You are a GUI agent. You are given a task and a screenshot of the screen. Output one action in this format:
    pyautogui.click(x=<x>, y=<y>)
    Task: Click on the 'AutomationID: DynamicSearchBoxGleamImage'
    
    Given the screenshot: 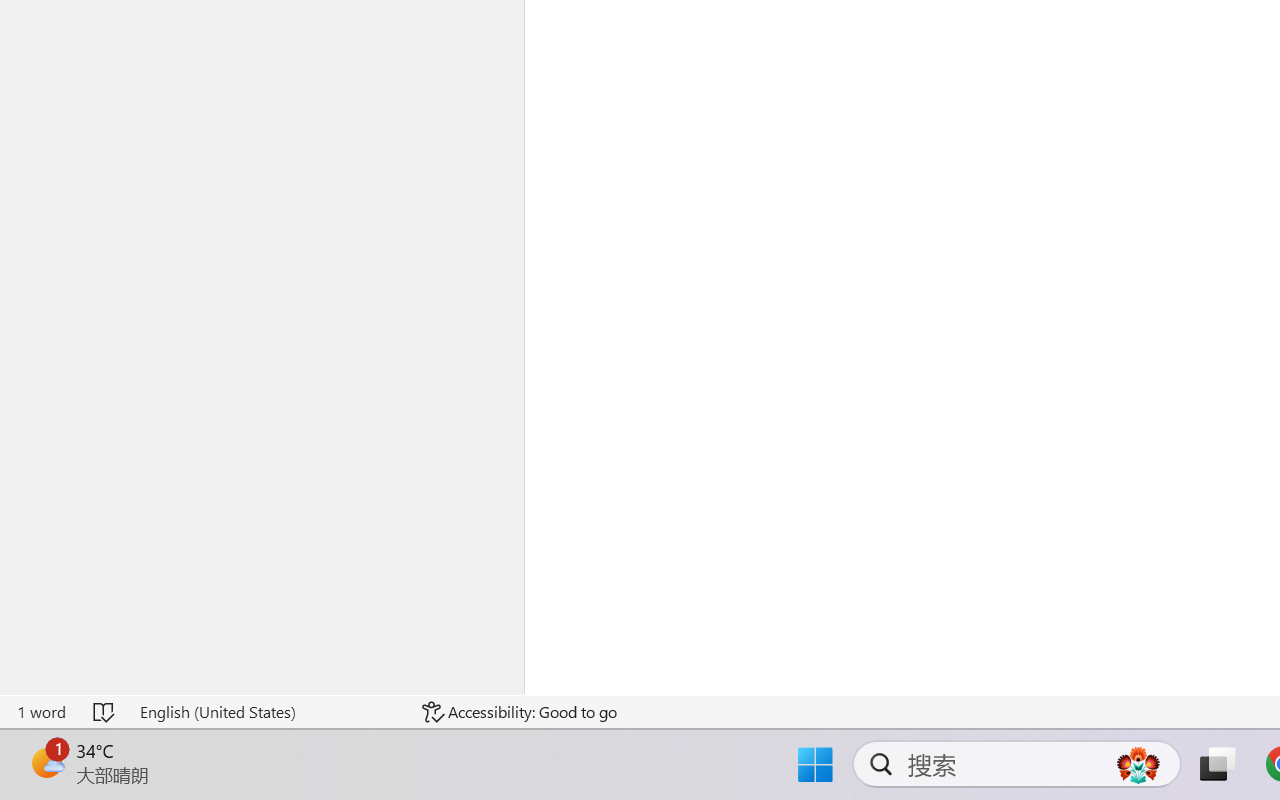 What is the action you would take?
    pyautogui.click(x=1138, y=764)
    